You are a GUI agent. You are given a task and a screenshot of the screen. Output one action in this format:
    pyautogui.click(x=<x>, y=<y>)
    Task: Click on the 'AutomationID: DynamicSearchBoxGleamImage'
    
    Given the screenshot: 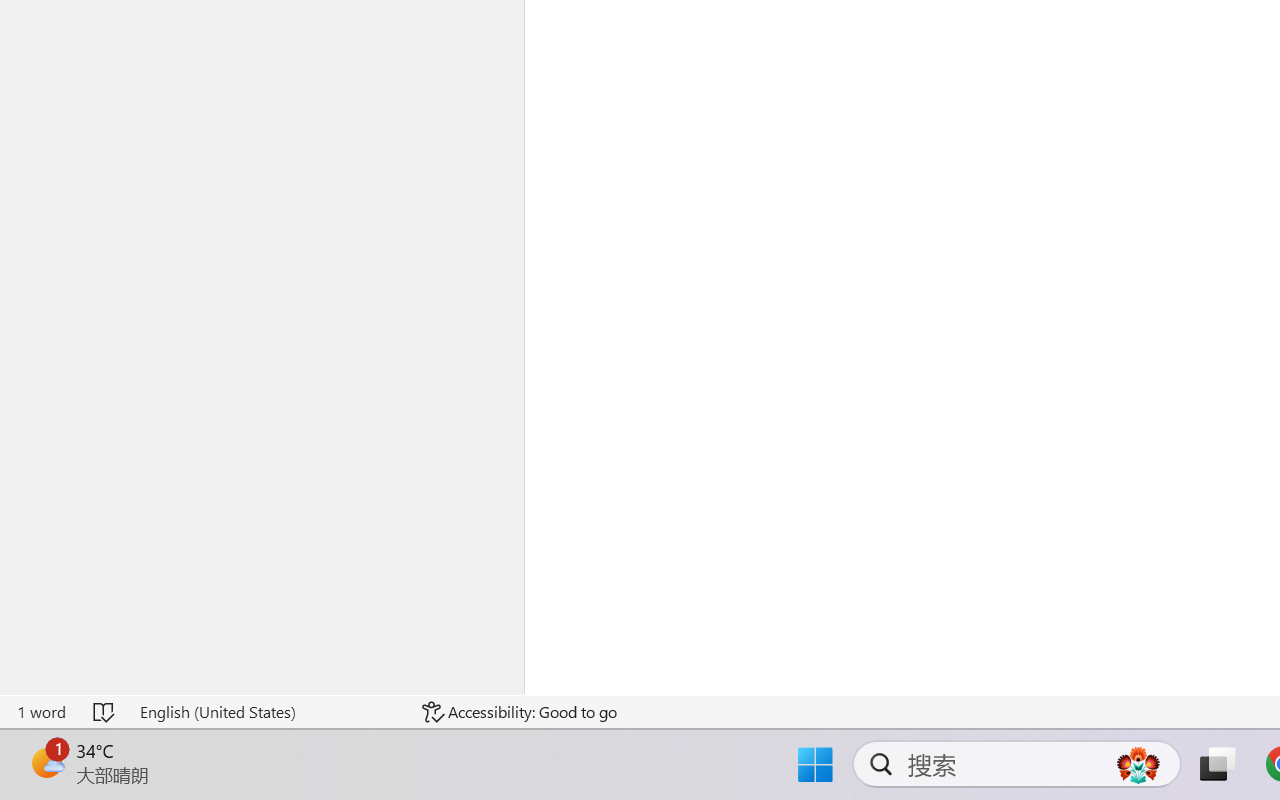 What is the action you would take?
    pyautogui.click(x=1138, y=764)
    